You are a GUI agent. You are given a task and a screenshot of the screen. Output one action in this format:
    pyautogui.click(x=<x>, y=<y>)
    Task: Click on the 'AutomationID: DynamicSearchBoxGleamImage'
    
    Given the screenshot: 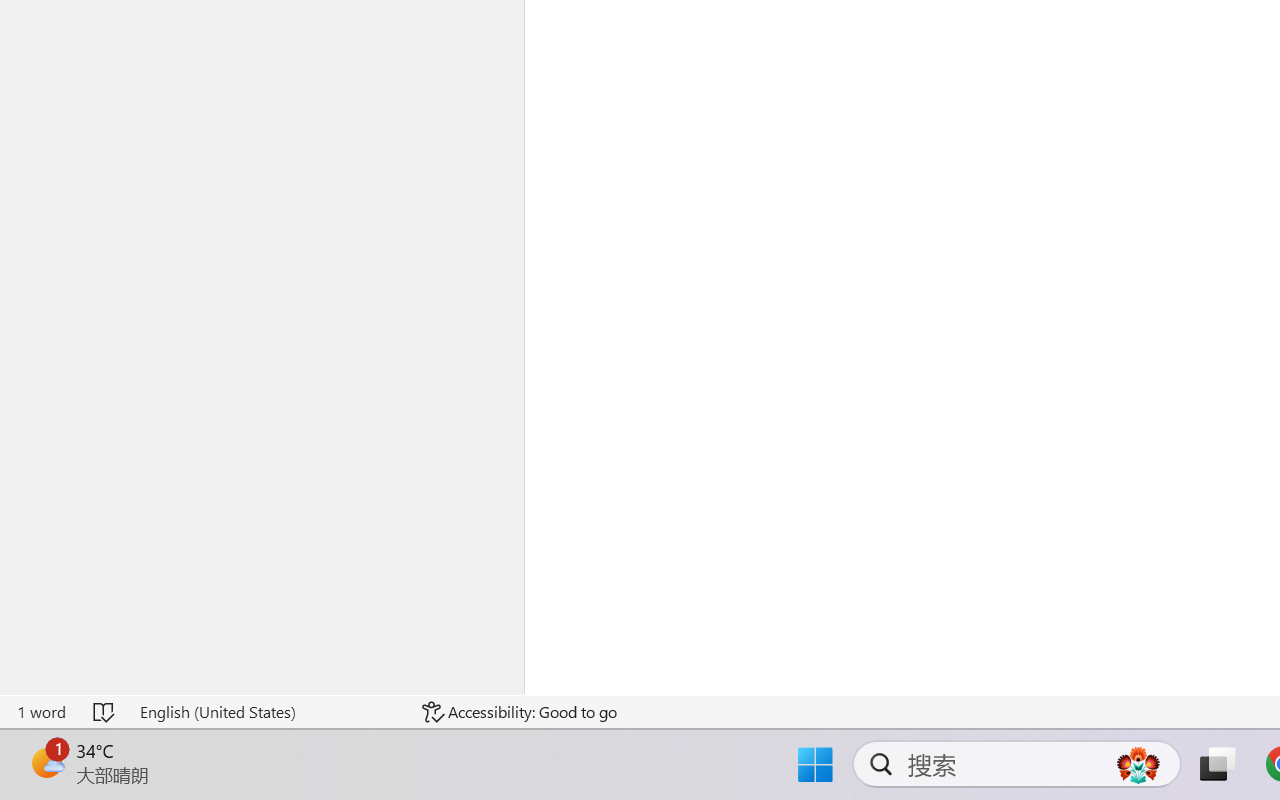 What is the action you would take?
    pyautogui.click(x=1138, y=764)
    